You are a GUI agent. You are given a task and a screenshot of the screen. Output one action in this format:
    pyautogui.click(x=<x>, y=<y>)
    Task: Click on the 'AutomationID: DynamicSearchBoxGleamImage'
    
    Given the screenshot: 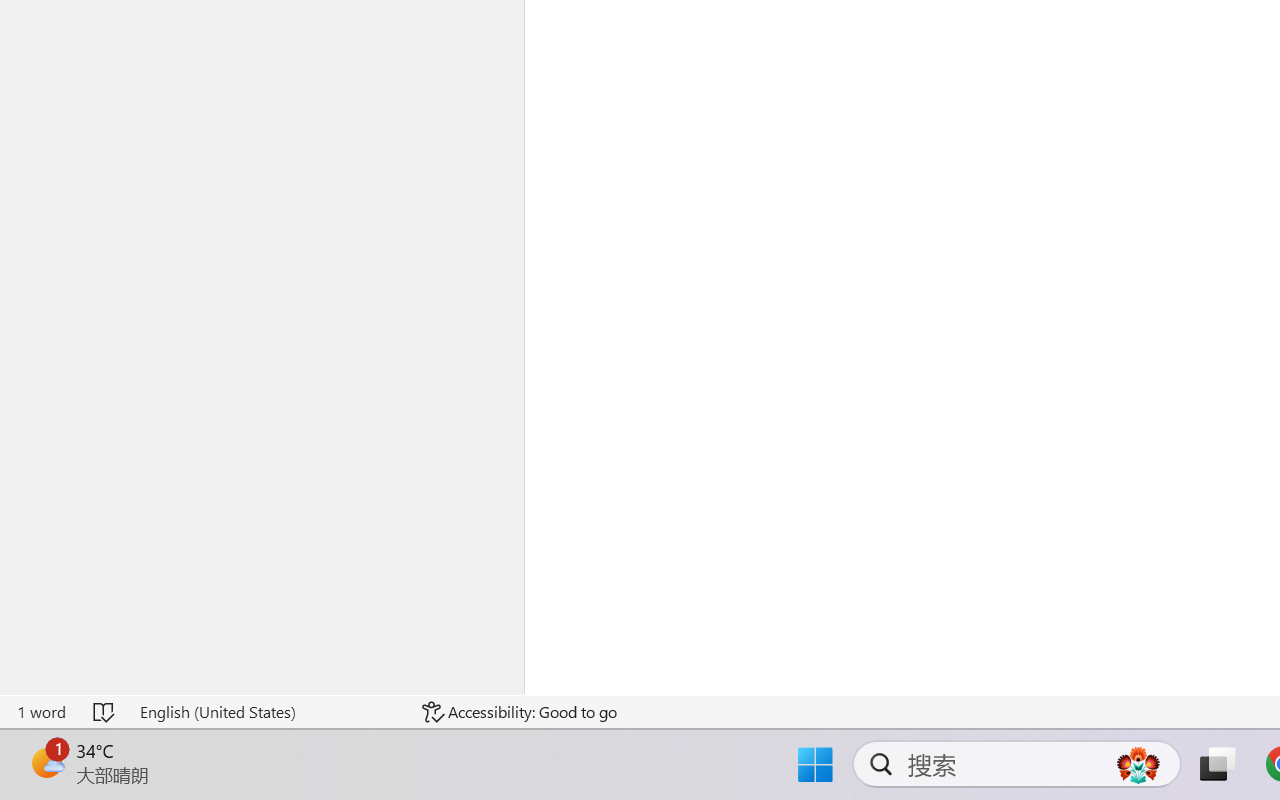 What is the action you would take?
    pyautogui.click(x=1138, y=764)
    